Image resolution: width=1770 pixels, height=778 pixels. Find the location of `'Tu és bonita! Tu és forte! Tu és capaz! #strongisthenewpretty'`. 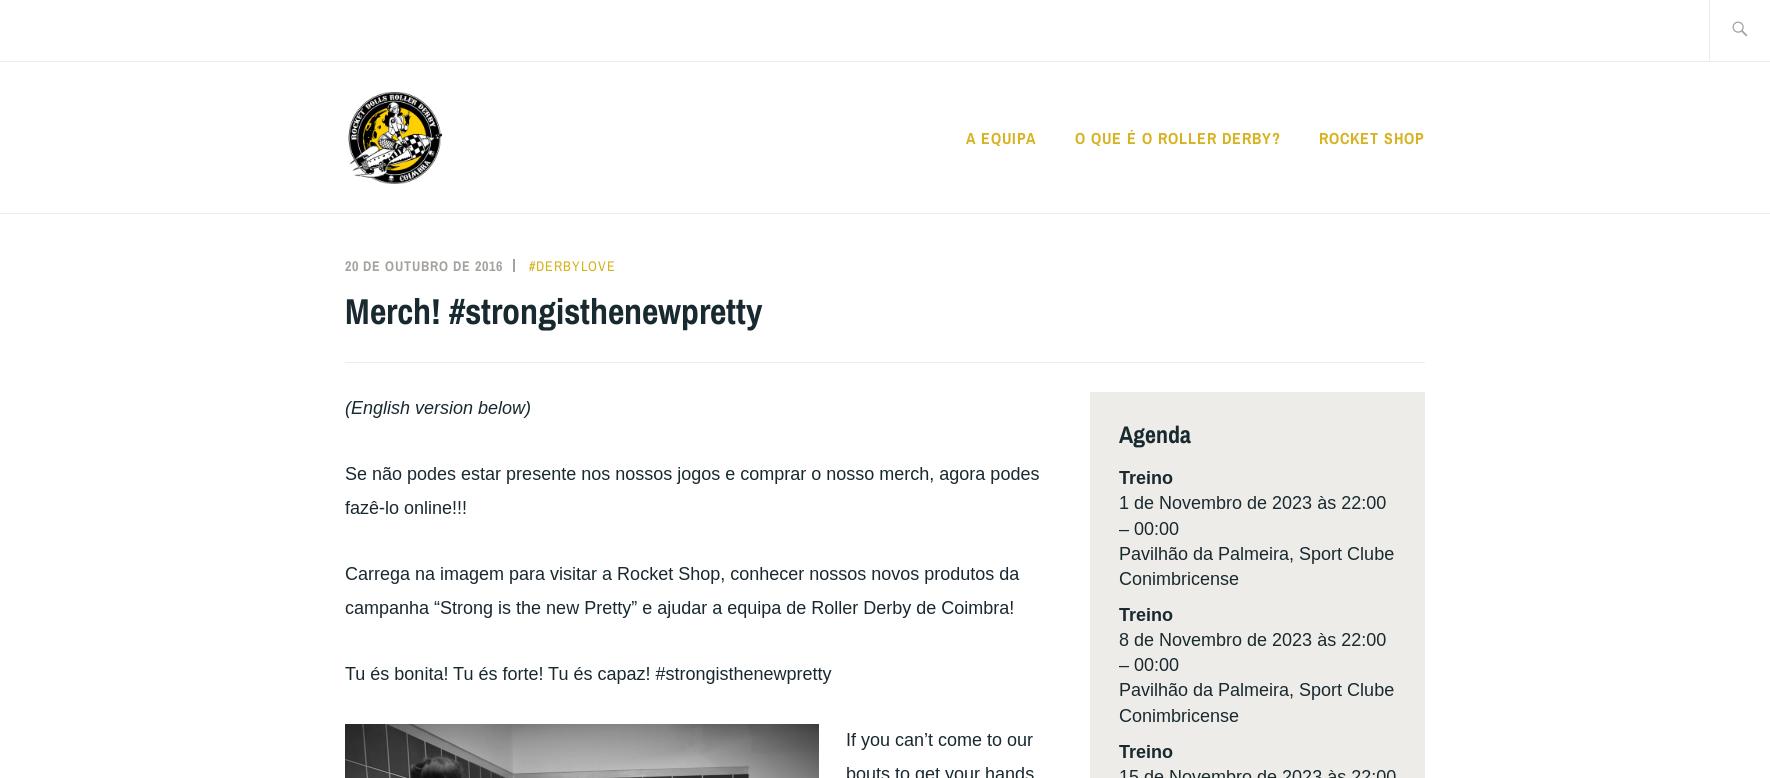

'Tu és bonita! Tu és forte! Tu és capaz! #strongisthenewpretty' is located at coordinates (587, 672).